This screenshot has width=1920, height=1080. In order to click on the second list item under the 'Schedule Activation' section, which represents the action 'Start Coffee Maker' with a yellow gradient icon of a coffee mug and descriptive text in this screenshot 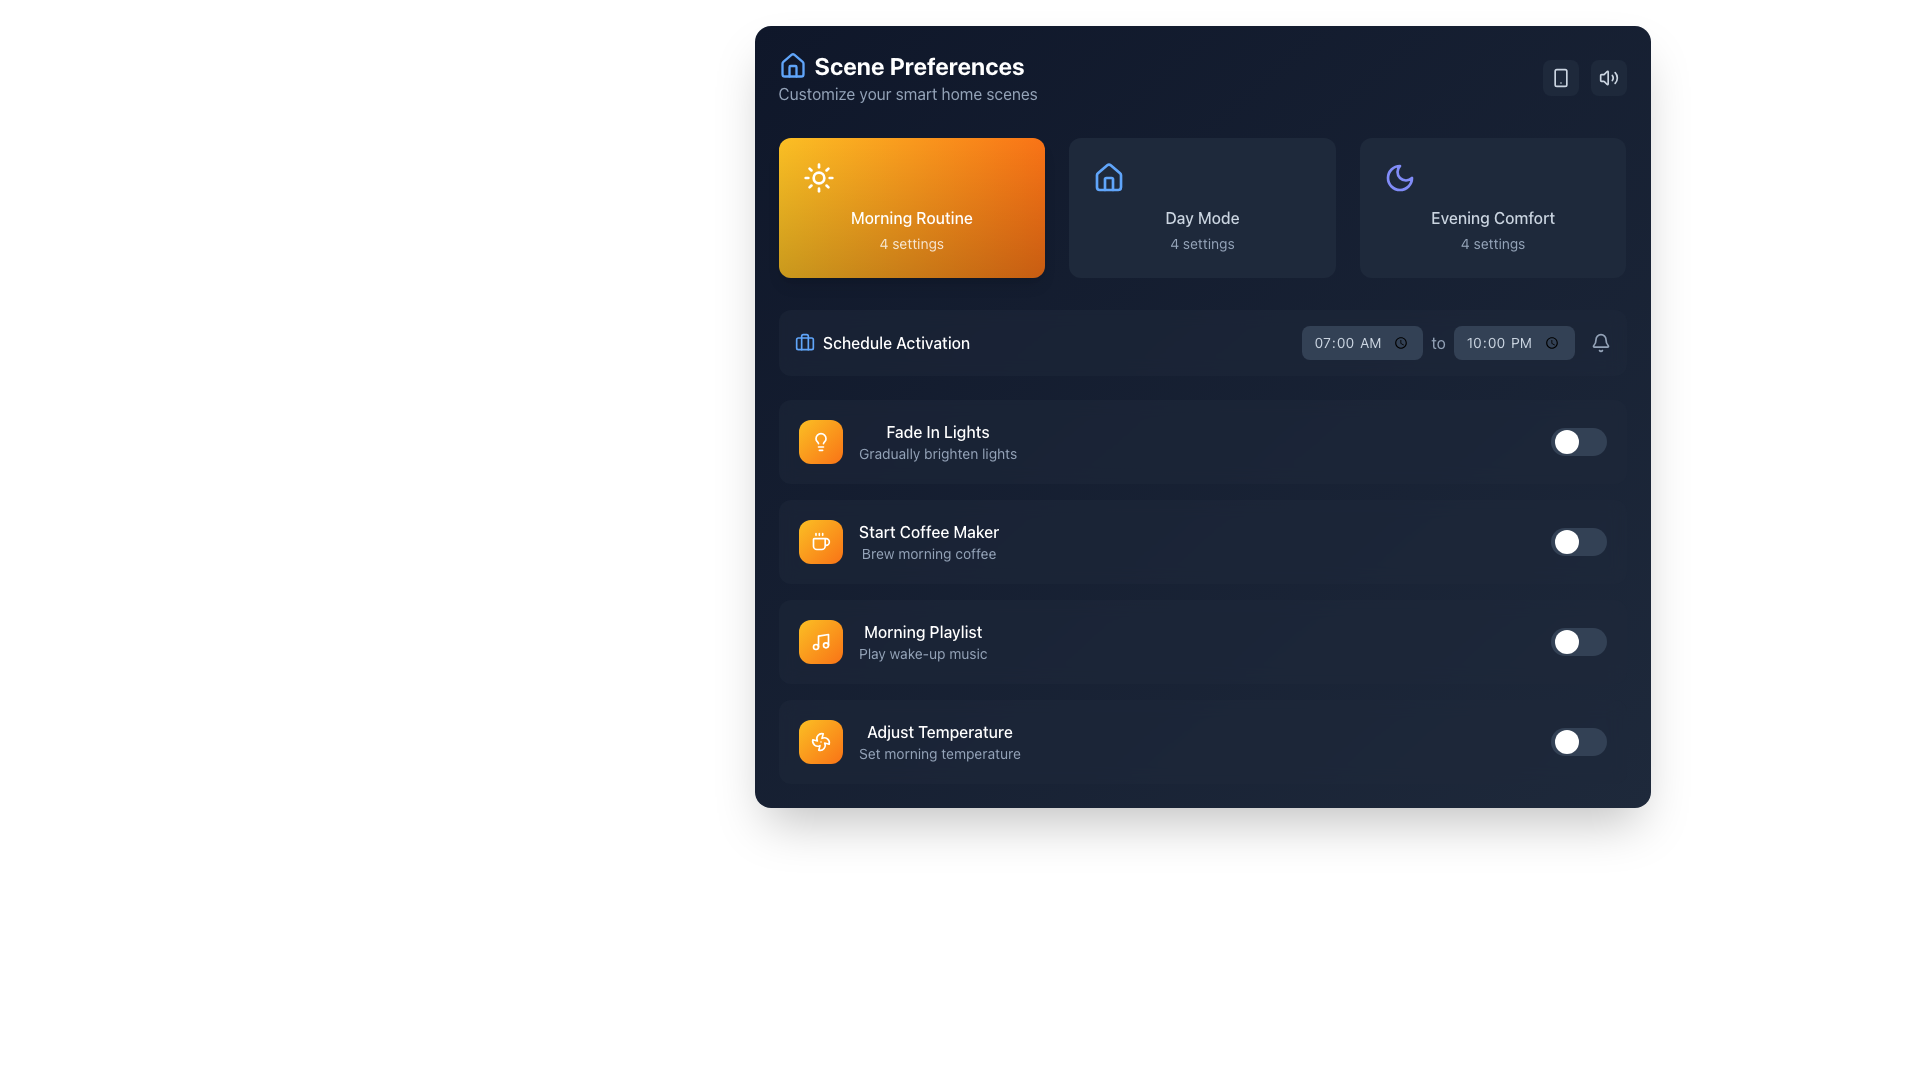, I will do `click(897, 542)`.